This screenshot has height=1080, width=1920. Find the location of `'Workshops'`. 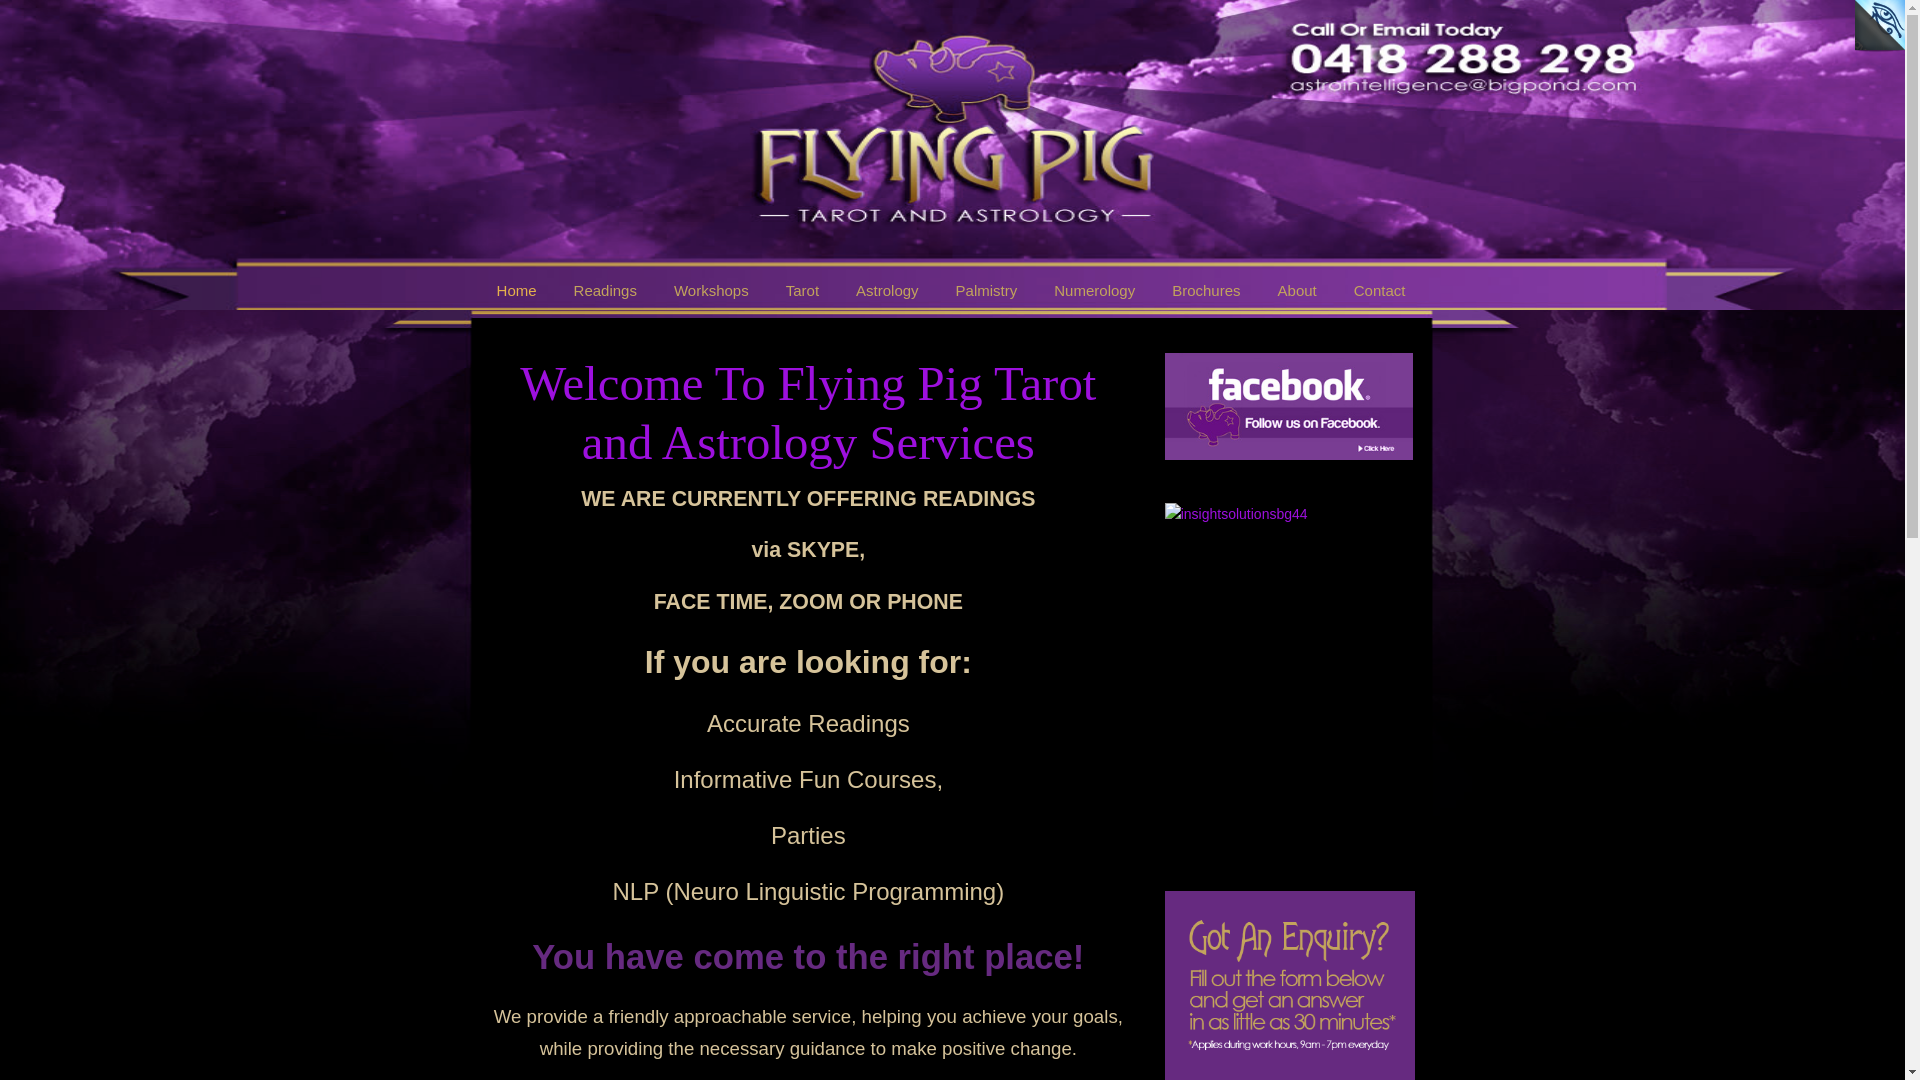

'Workshops' is located at coordinates (711, 290).